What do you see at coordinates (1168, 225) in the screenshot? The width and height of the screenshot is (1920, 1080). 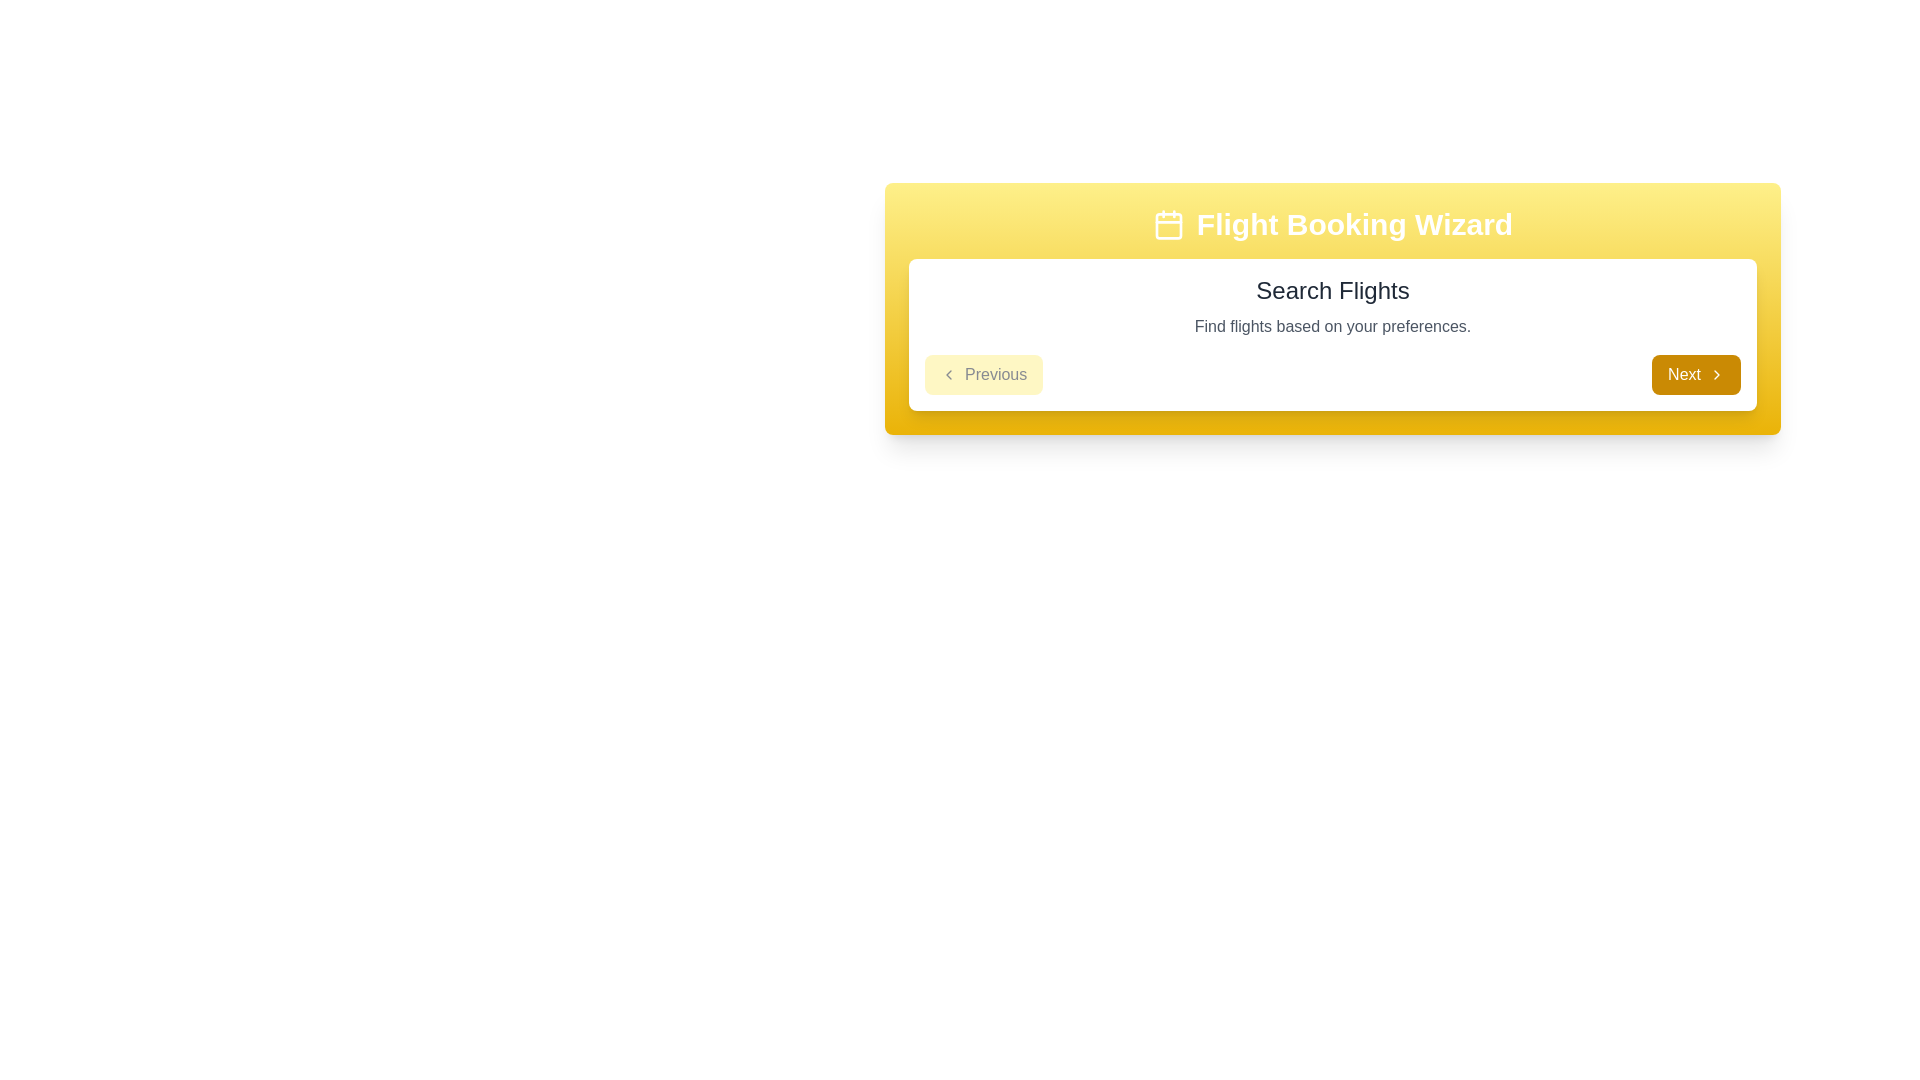 I see `the main body of the calendar icon located within the header section of the yellow panel titled 'Flight Booking Wizard'` at bounding box center [1168, 225].